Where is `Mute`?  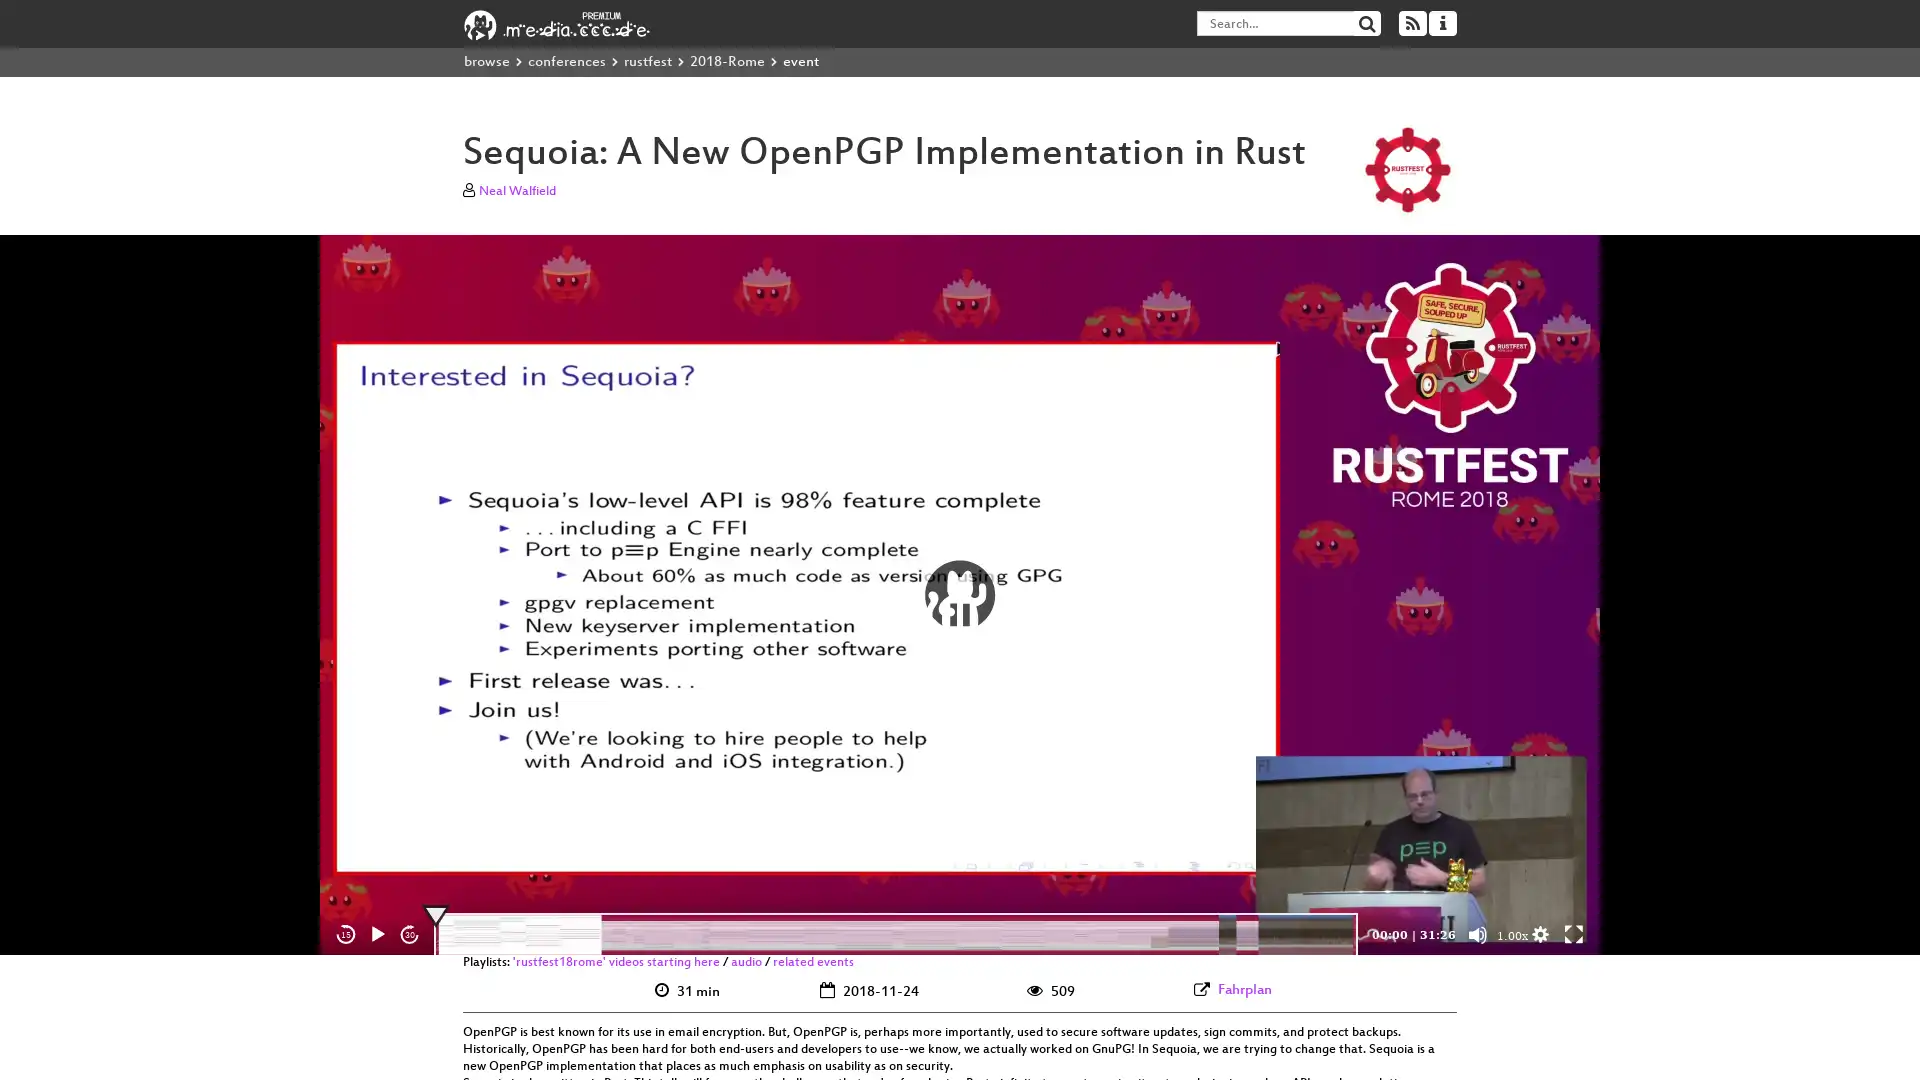 Mute is located at coordinates (1478, 934).